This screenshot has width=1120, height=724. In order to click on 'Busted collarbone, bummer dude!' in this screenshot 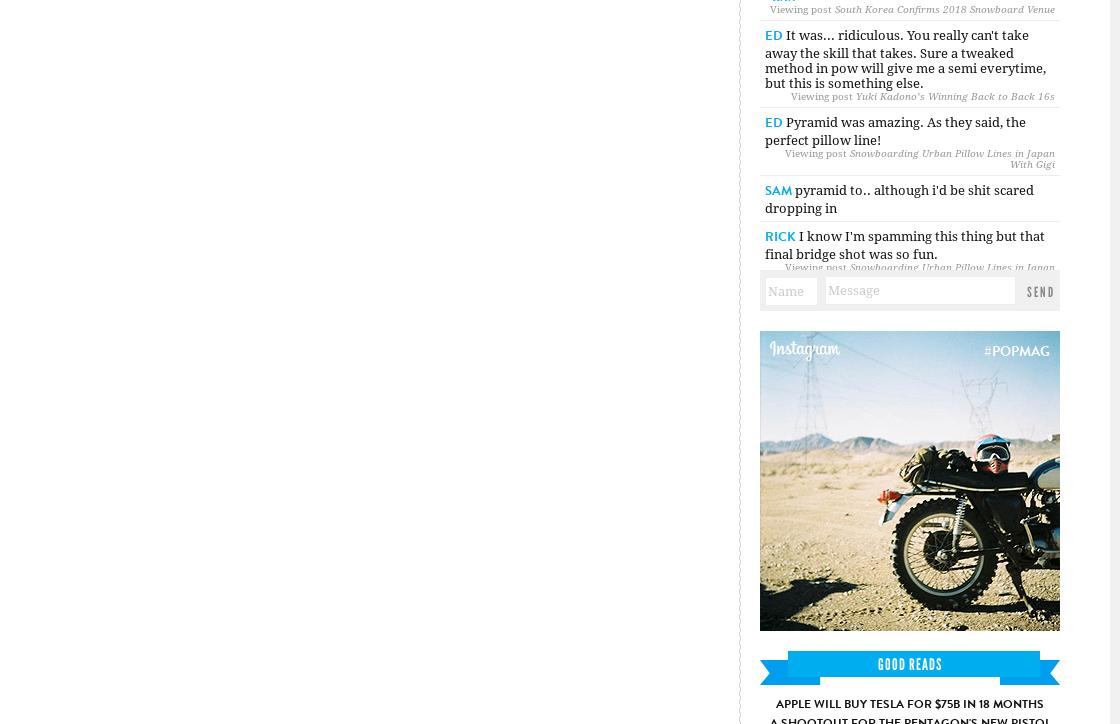, I will do `click(903, 345)`.